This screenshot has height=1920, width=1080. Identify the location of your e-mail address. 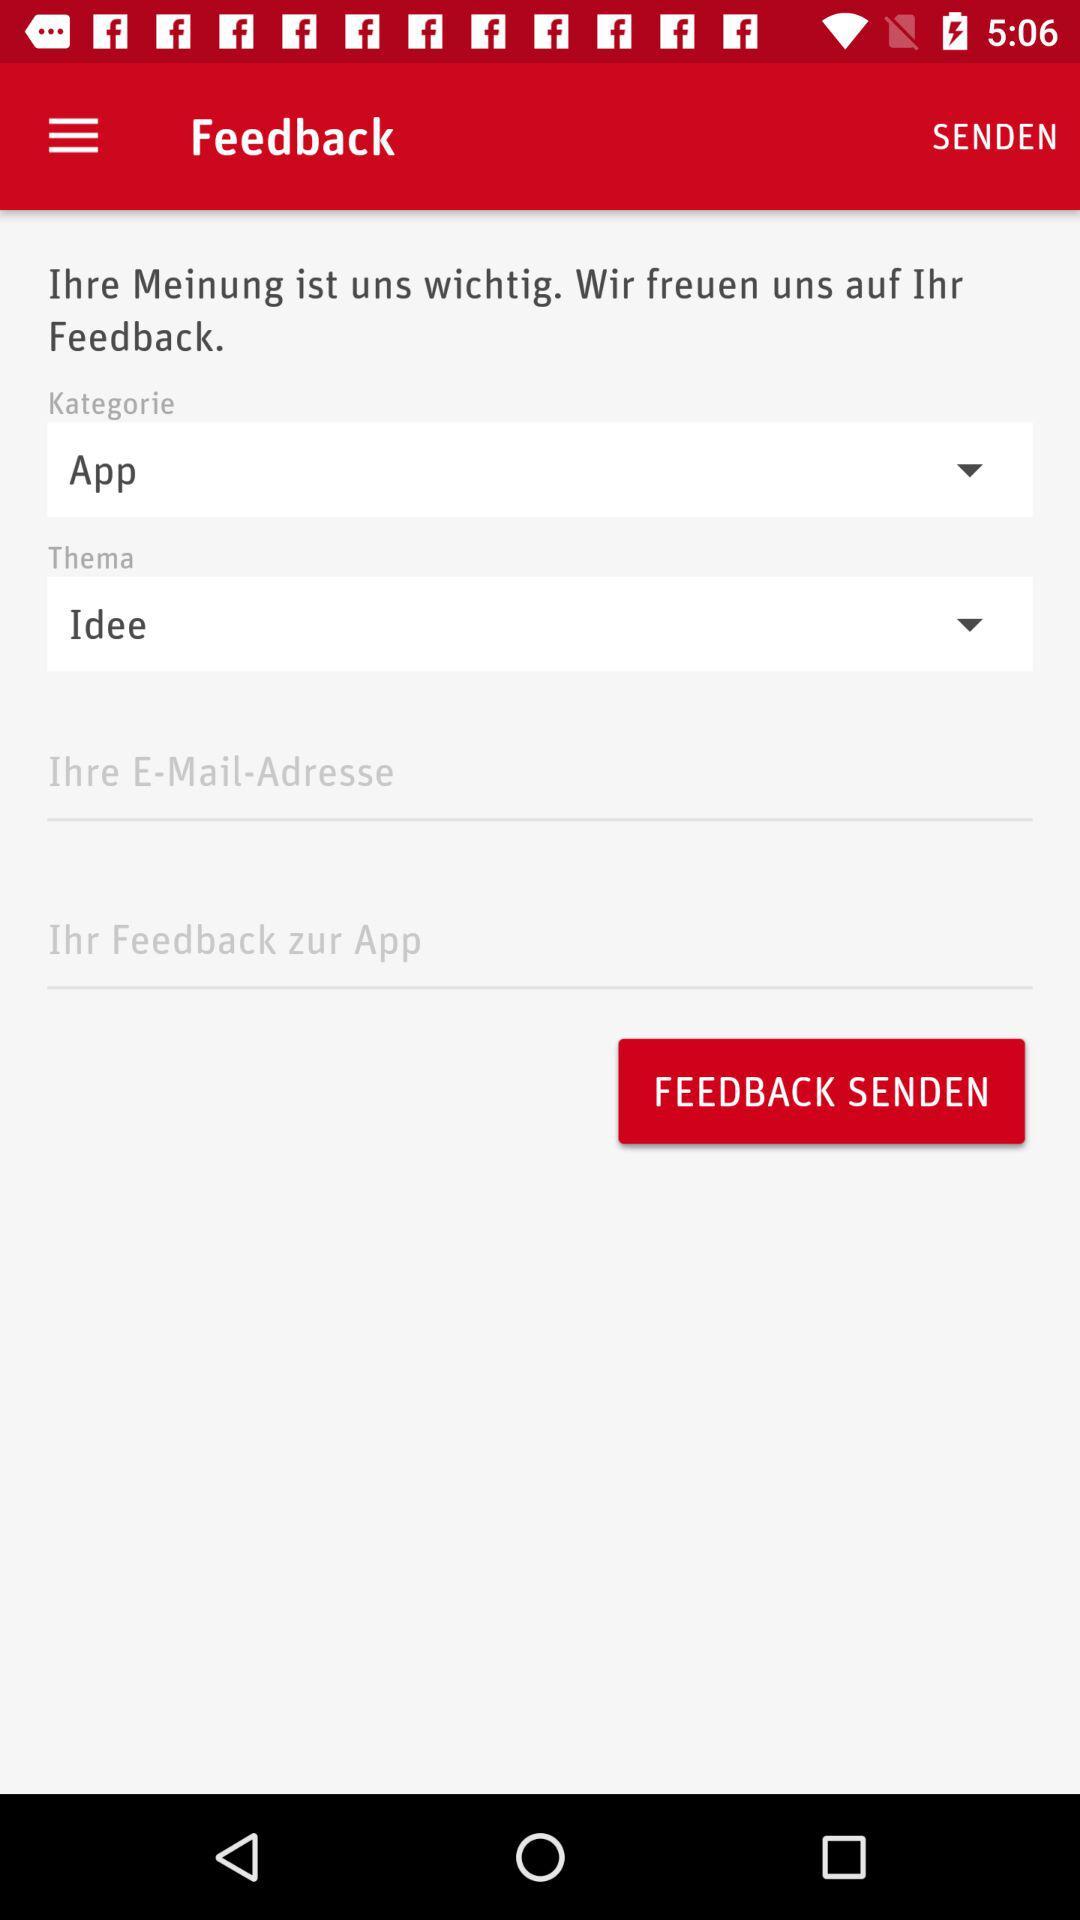
(540, 764).